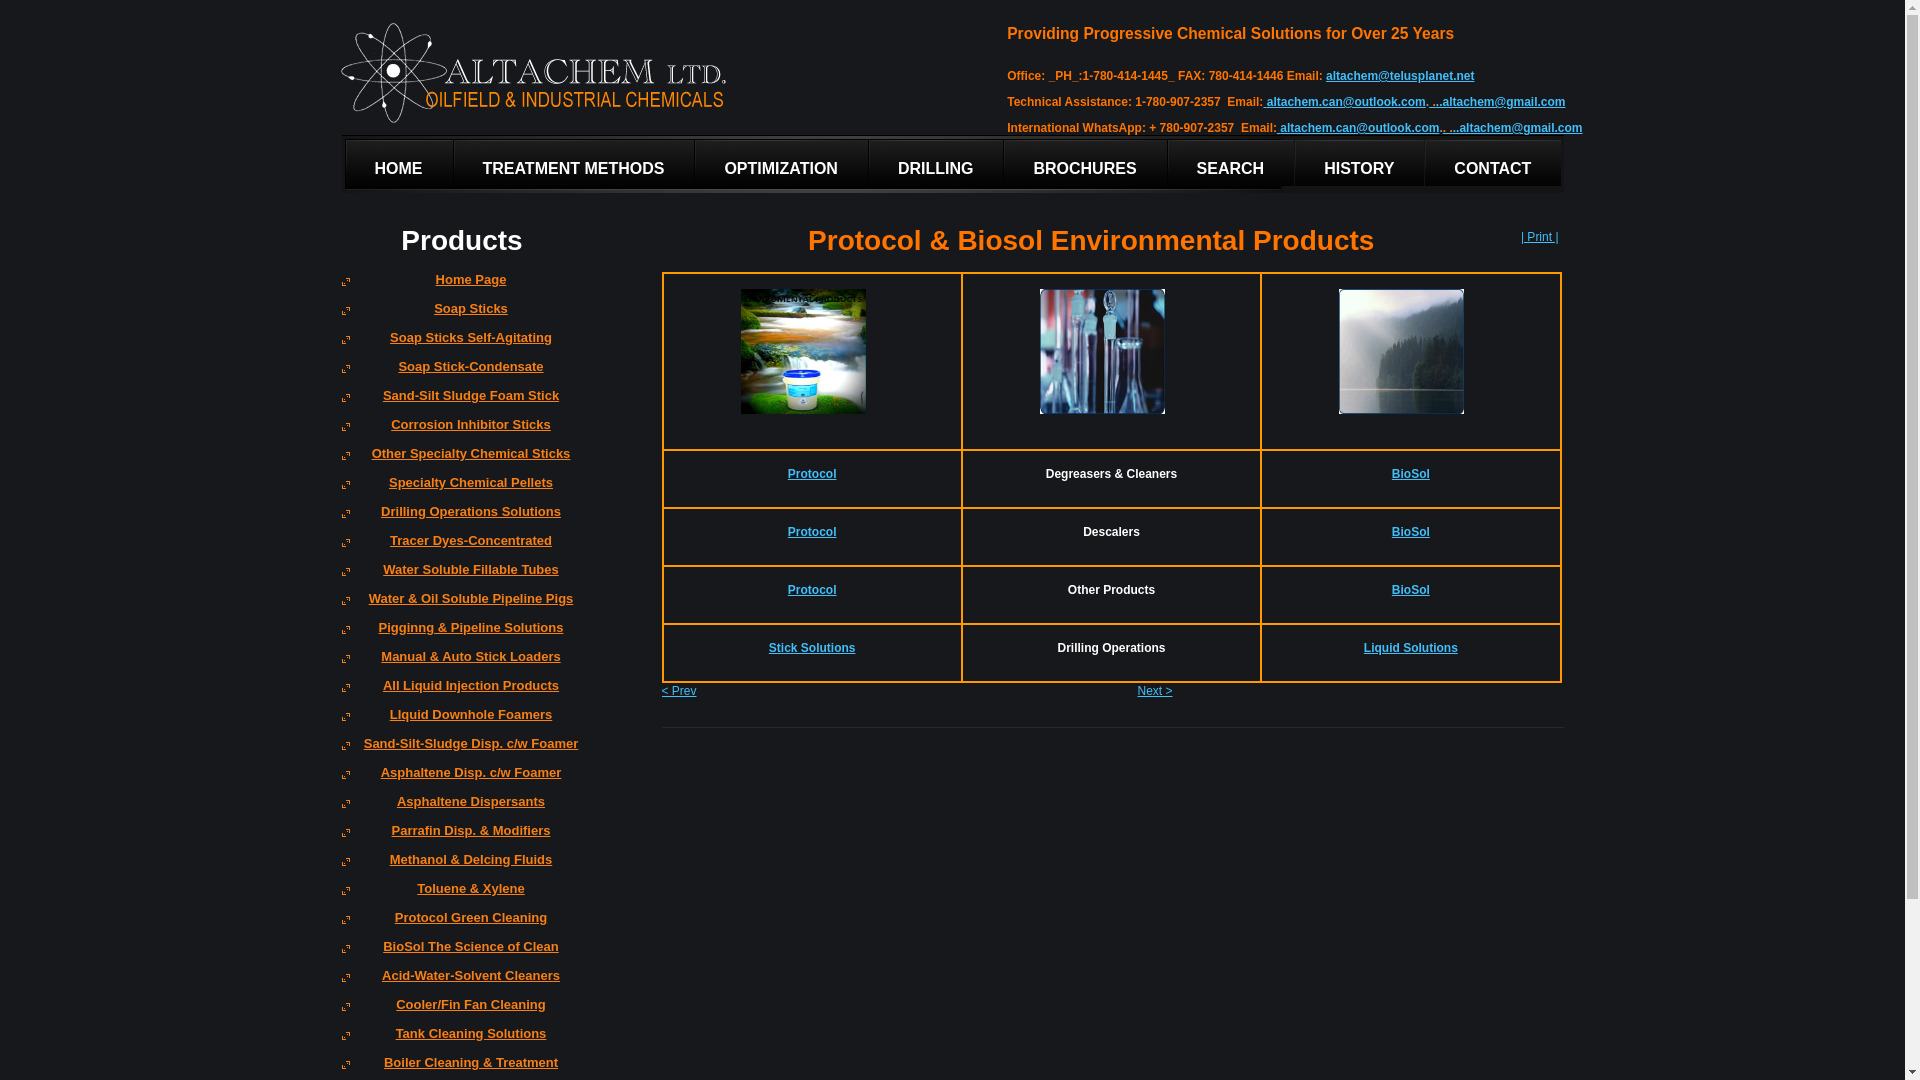 The height and width of the screenshot is (1080, 1920). I want to click on 'Soap Stick-Condensate', so click(461, 373).